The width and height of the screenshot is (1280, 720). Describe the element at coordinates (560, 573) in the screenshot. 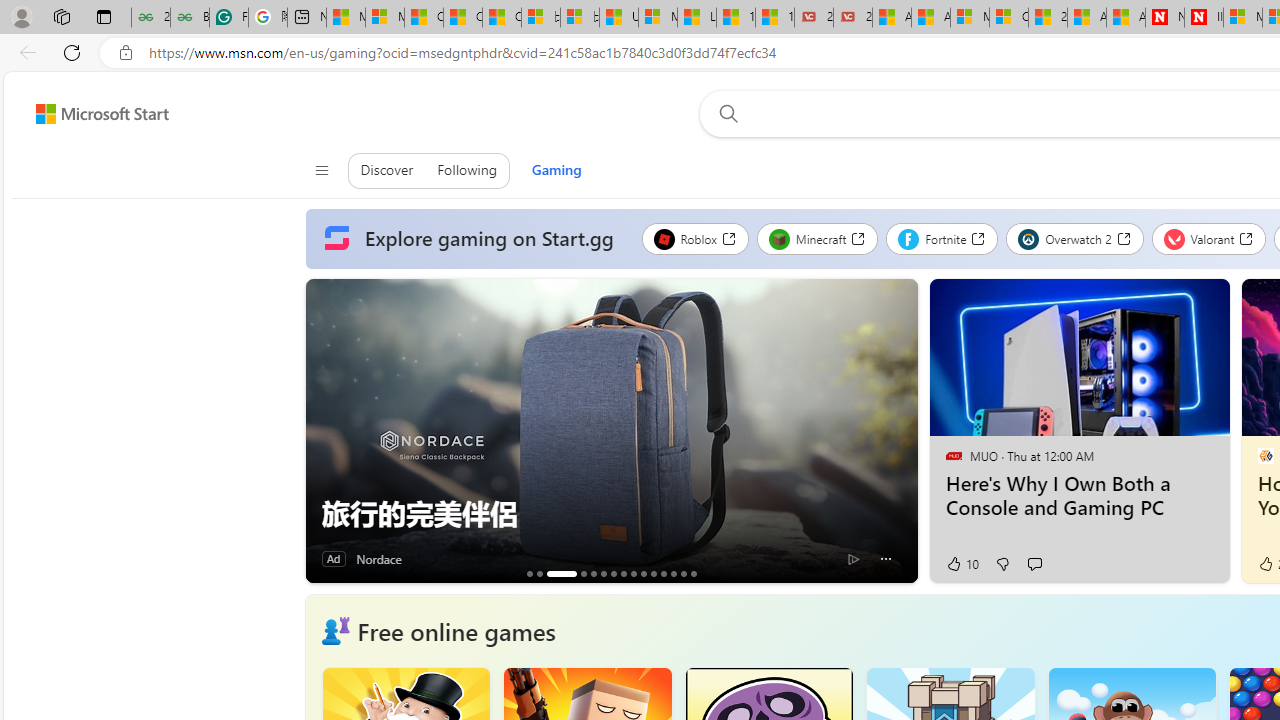

I see `'AutomationID: tab_nativead-infopane-3'` at that location.